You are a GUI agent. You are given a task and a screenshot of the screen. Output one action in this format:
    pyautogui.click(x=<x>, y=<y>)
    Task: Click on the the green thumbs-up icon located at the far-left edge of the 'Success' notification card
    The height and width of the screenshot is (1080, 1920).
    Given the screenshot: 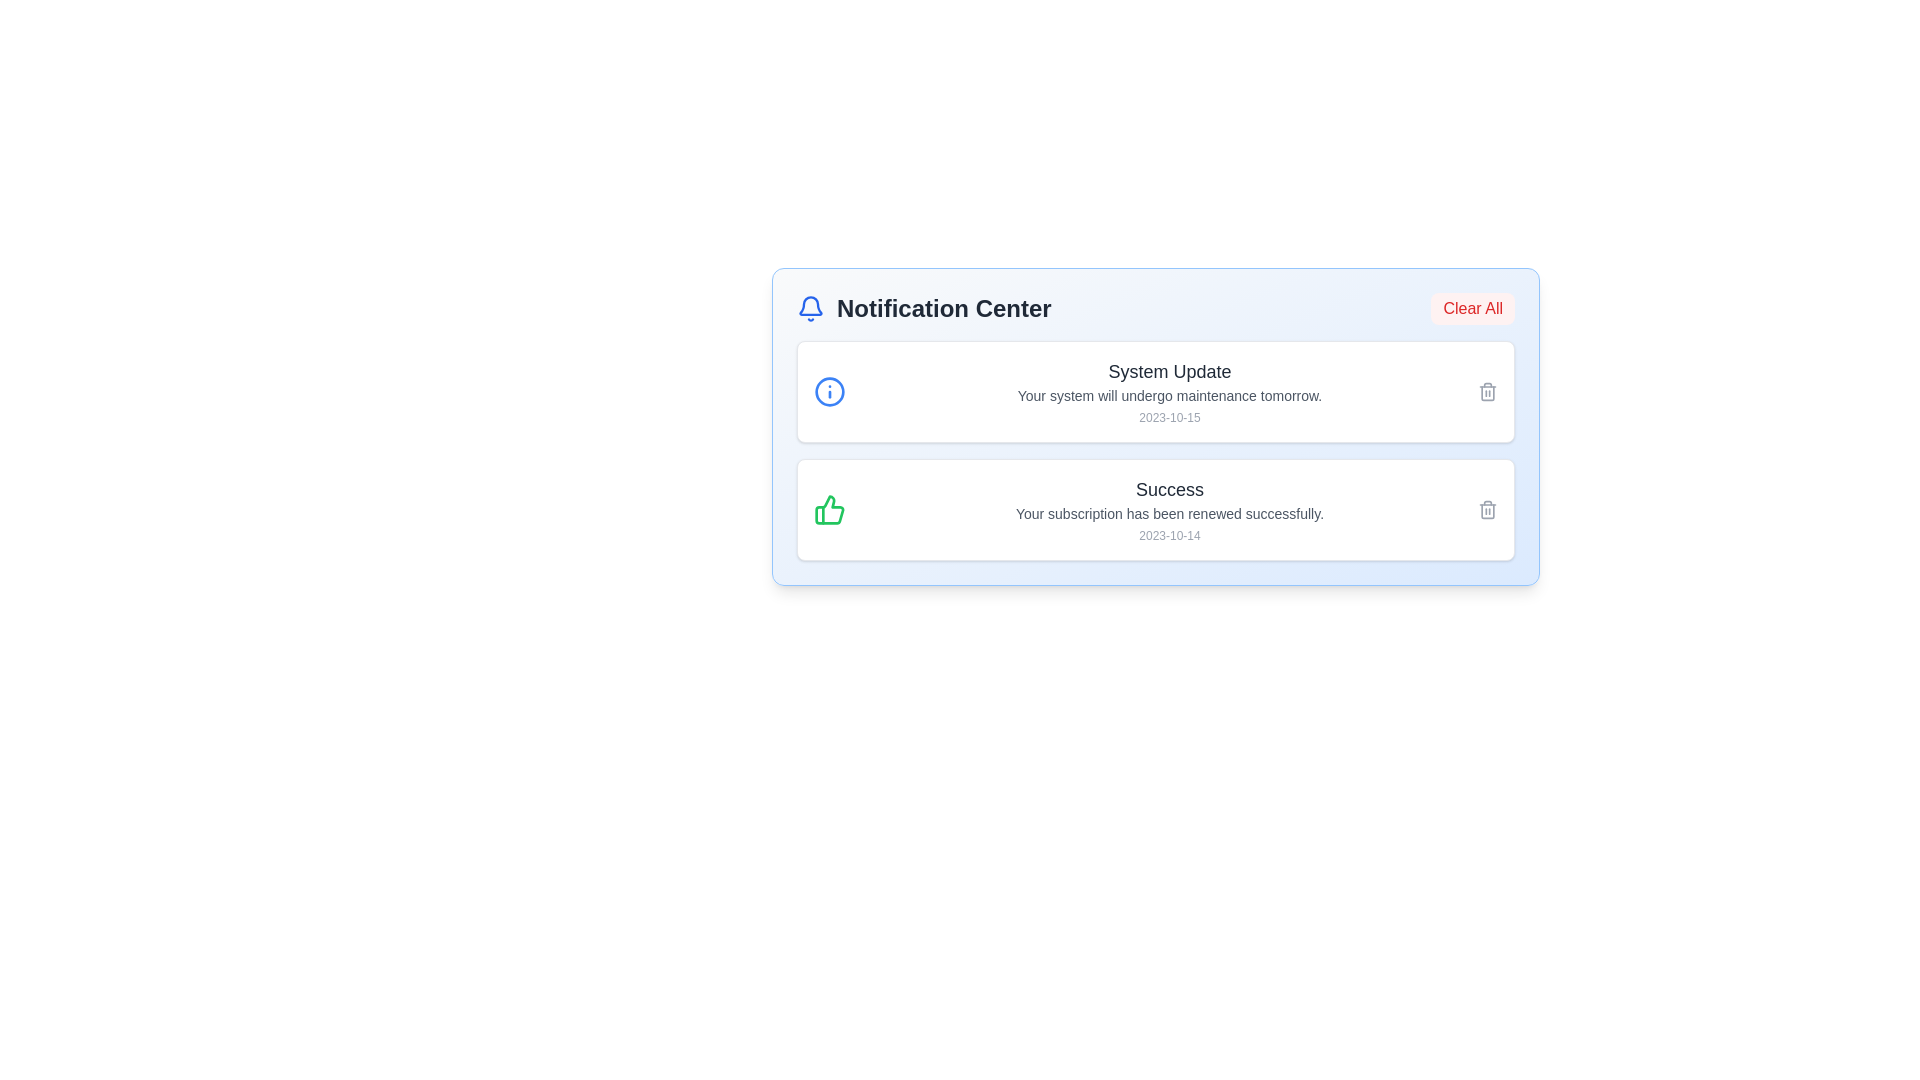 What is the action you would take?
    pyautogui.click(x=830, y=508)
    